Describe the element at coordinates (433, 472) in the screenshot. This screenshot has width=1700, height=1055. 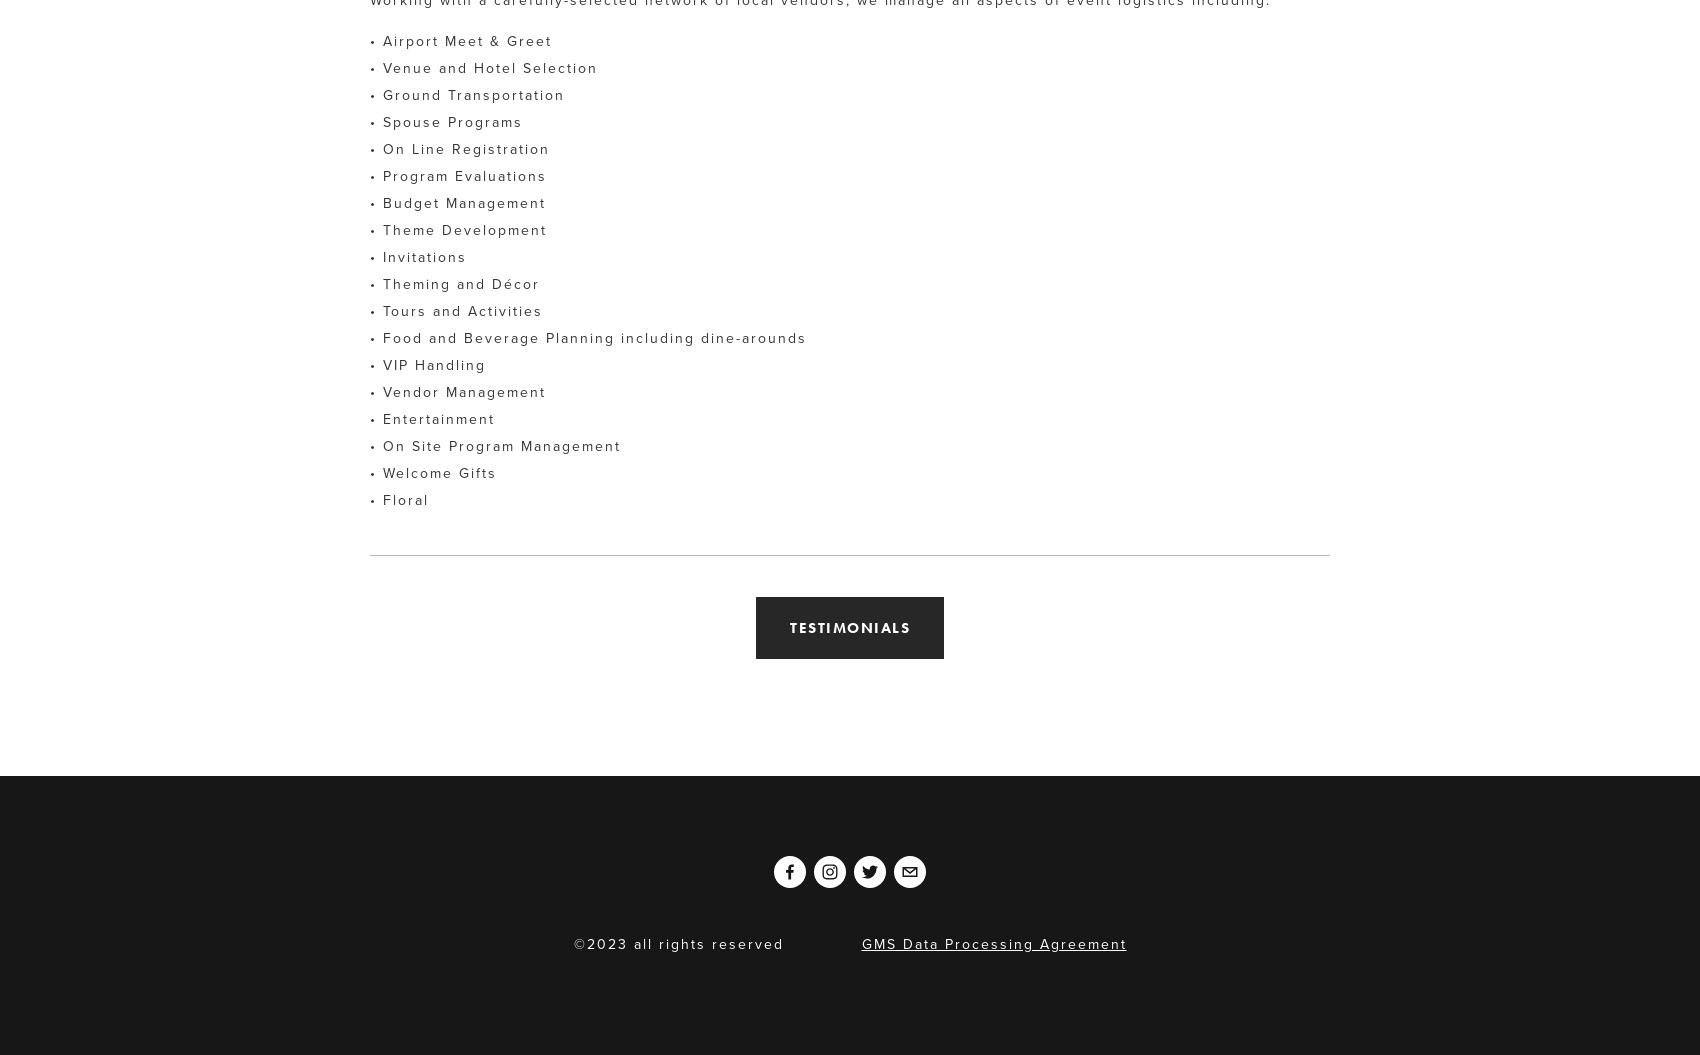
I see `'• Welcome Gifts'` at that location.